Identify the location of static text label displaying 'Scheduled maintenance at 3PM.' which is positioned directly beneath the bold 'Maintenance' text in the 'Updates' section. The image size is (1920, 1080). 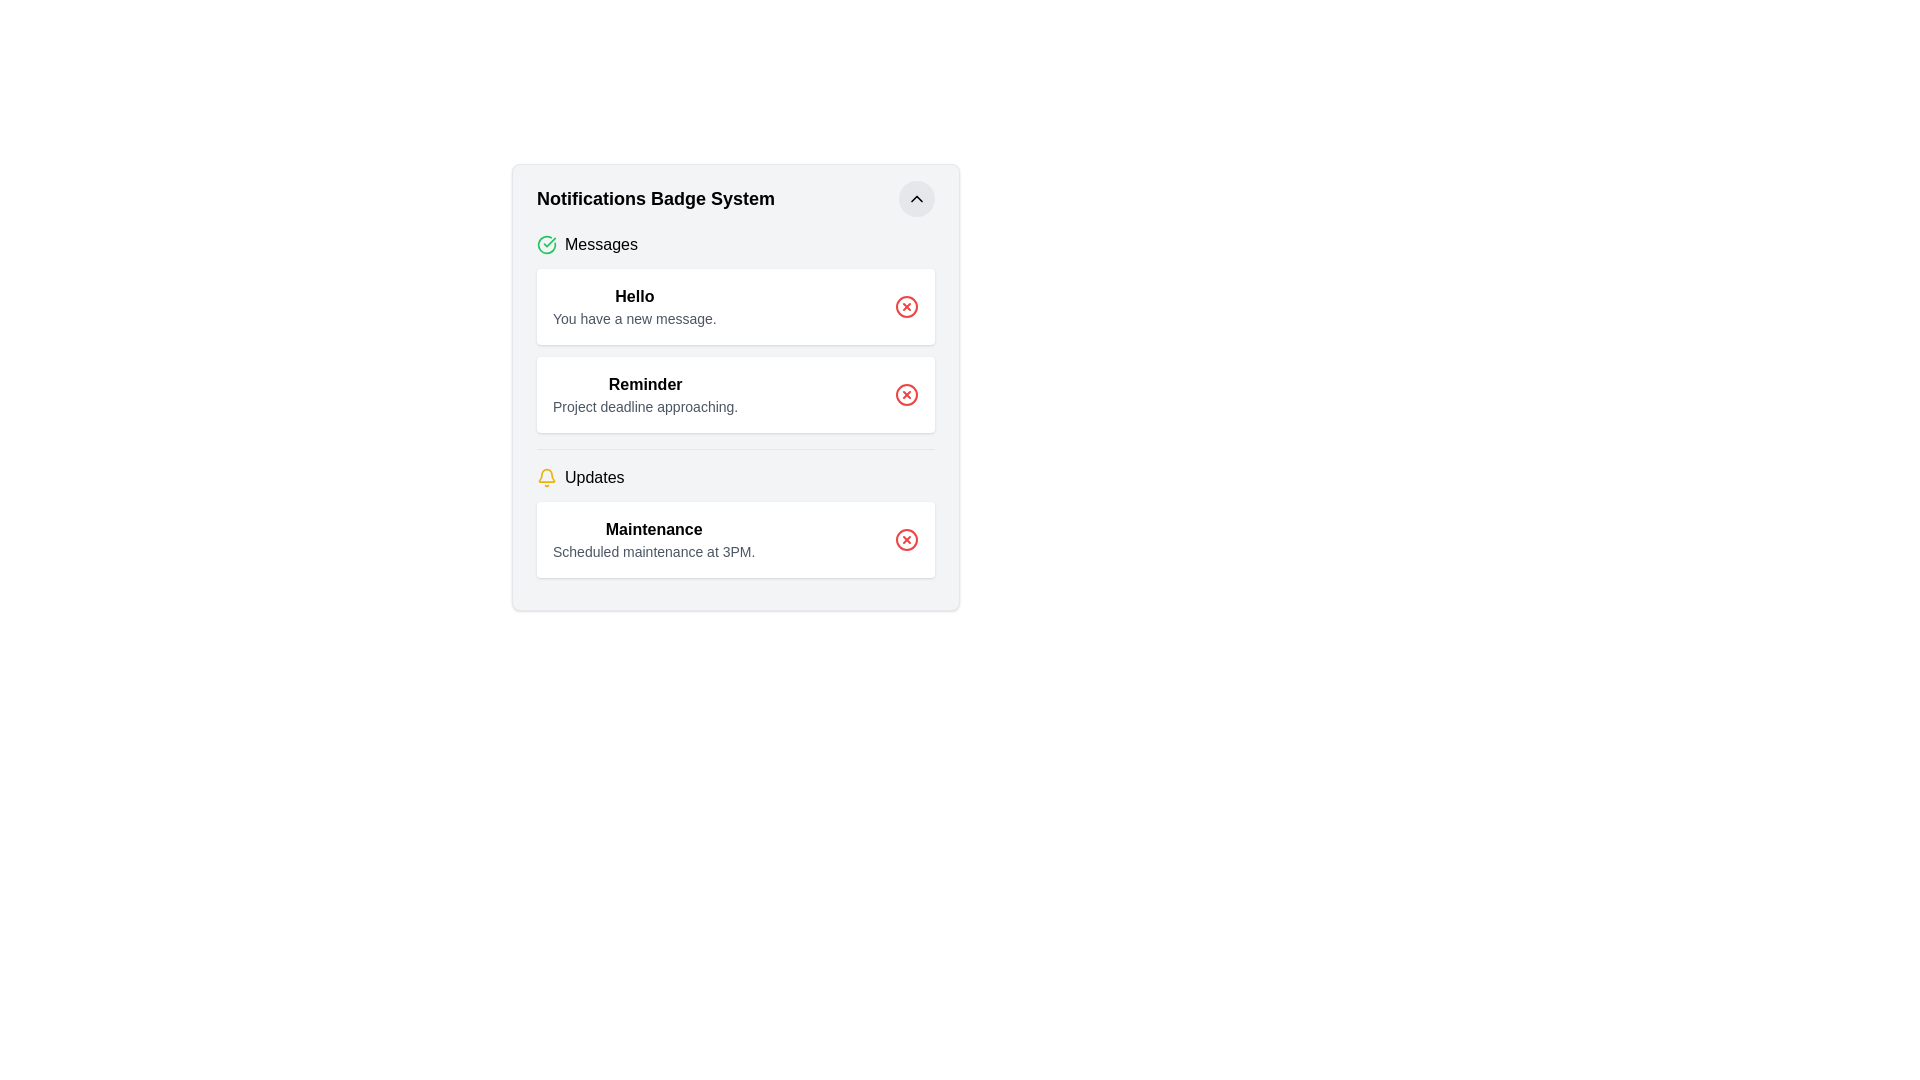
(654, 551).